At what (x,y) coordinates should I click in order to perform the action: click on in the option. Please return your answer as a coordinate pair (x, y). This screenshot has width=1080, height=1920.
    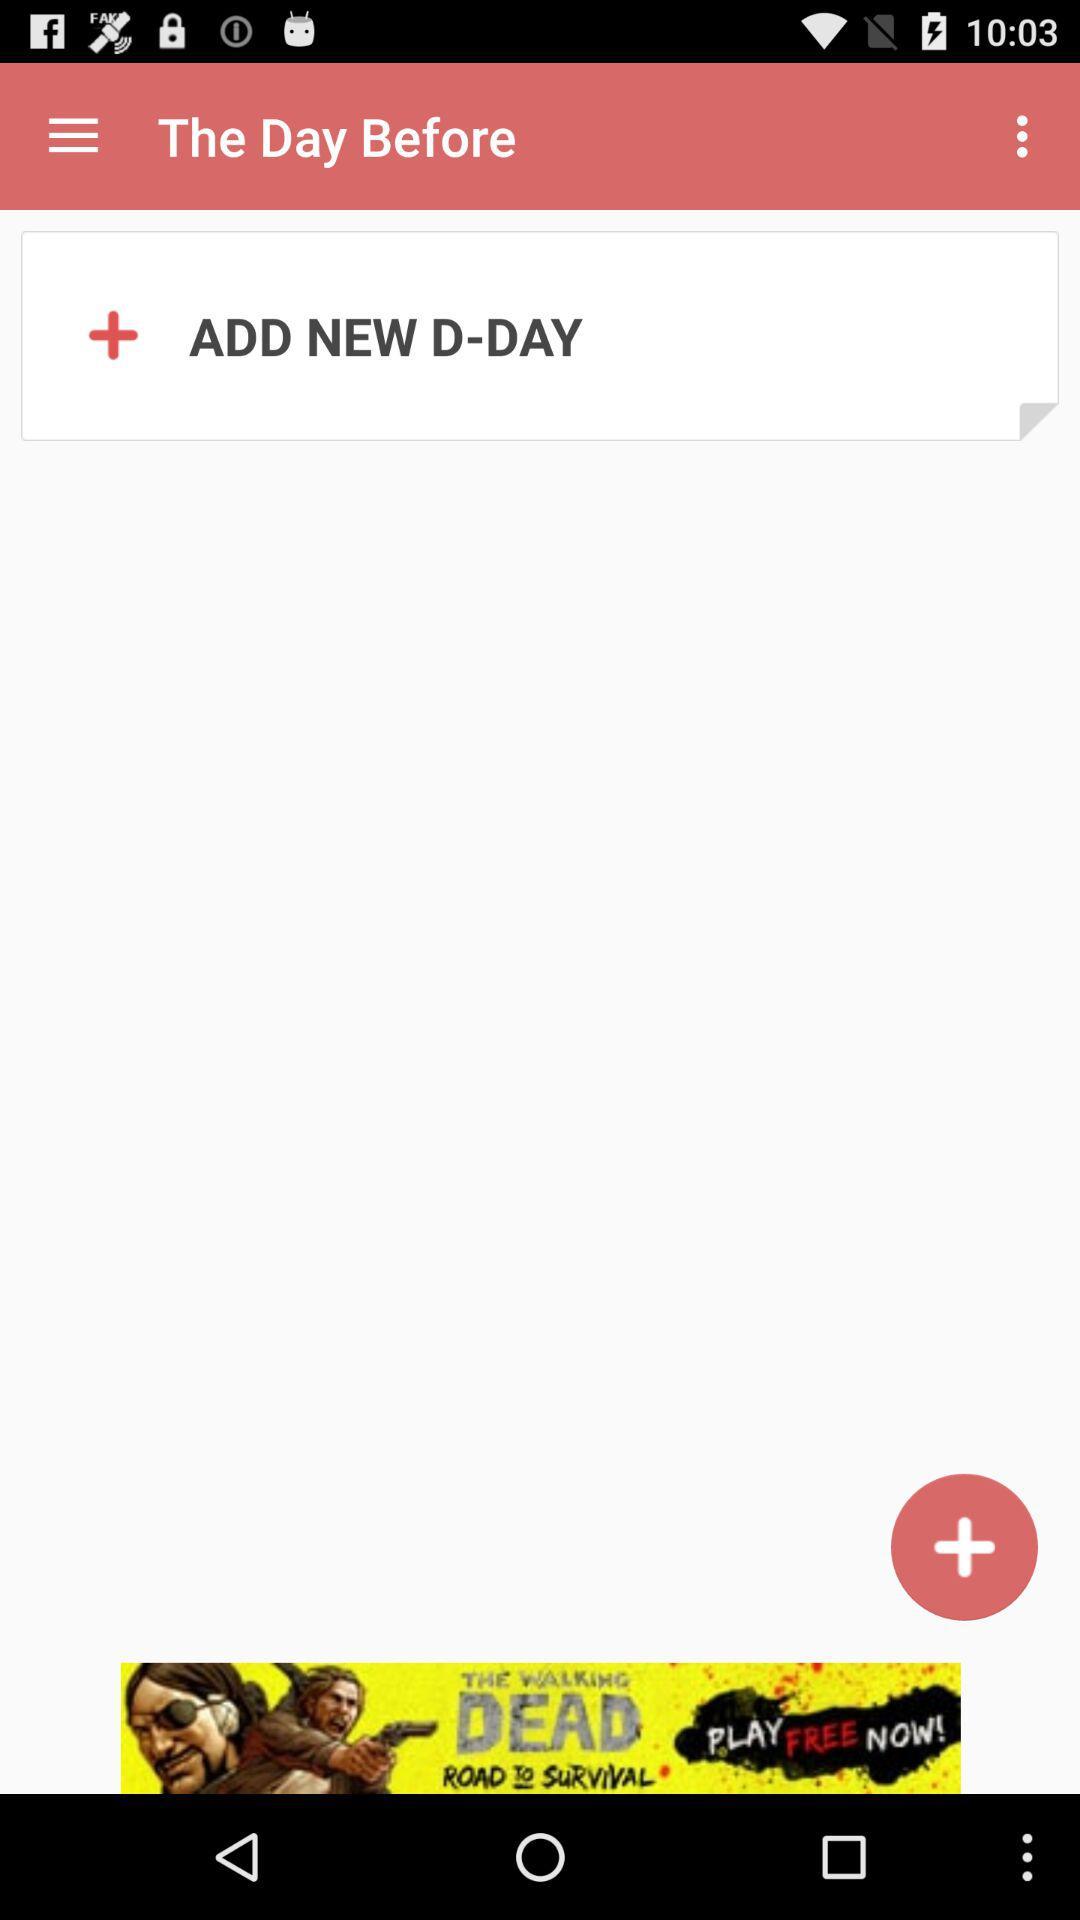
    Looking at the image, I should click on (963, 1546).